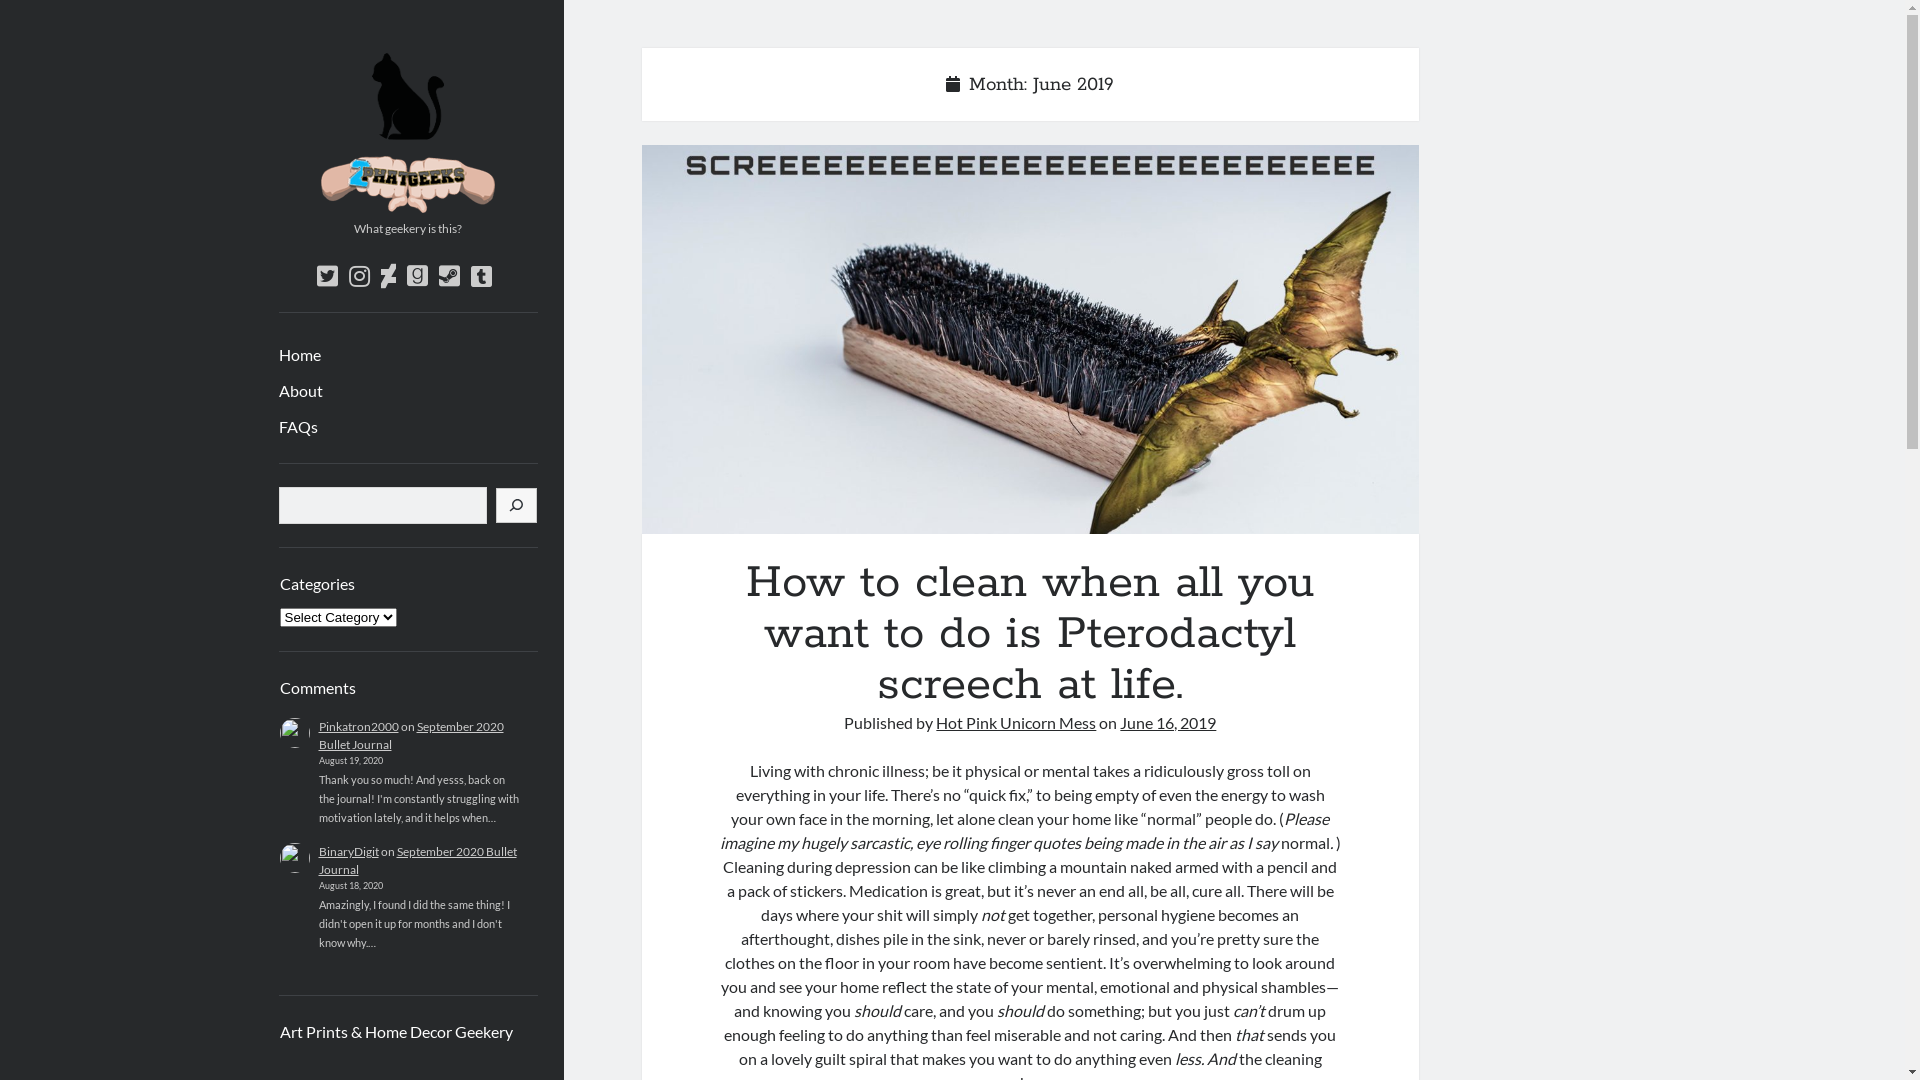 The width and height of the screenshot is (1920, 1080). Describe the element at coordinates (347, 276) in the screenshot. I see `'instagram'` at that location.